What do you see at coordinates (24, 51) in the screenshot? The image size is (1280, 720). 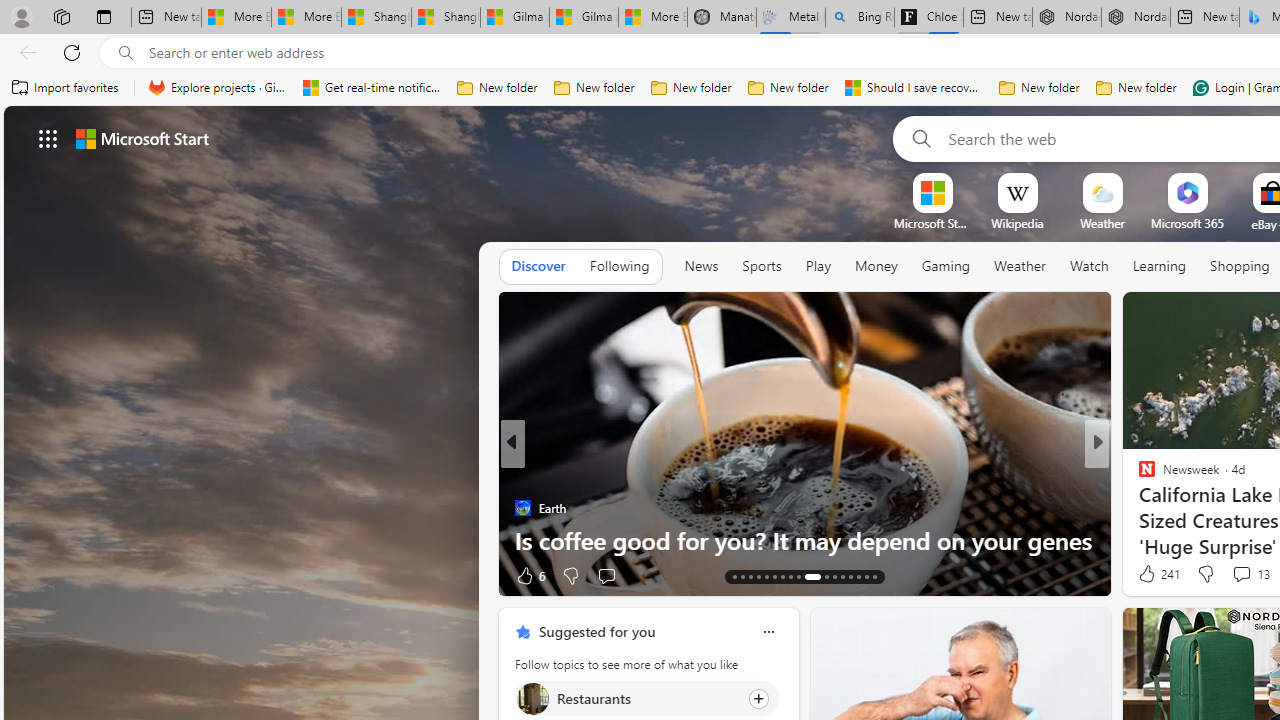 I see `'Back'` at bounding box center [24, 51].